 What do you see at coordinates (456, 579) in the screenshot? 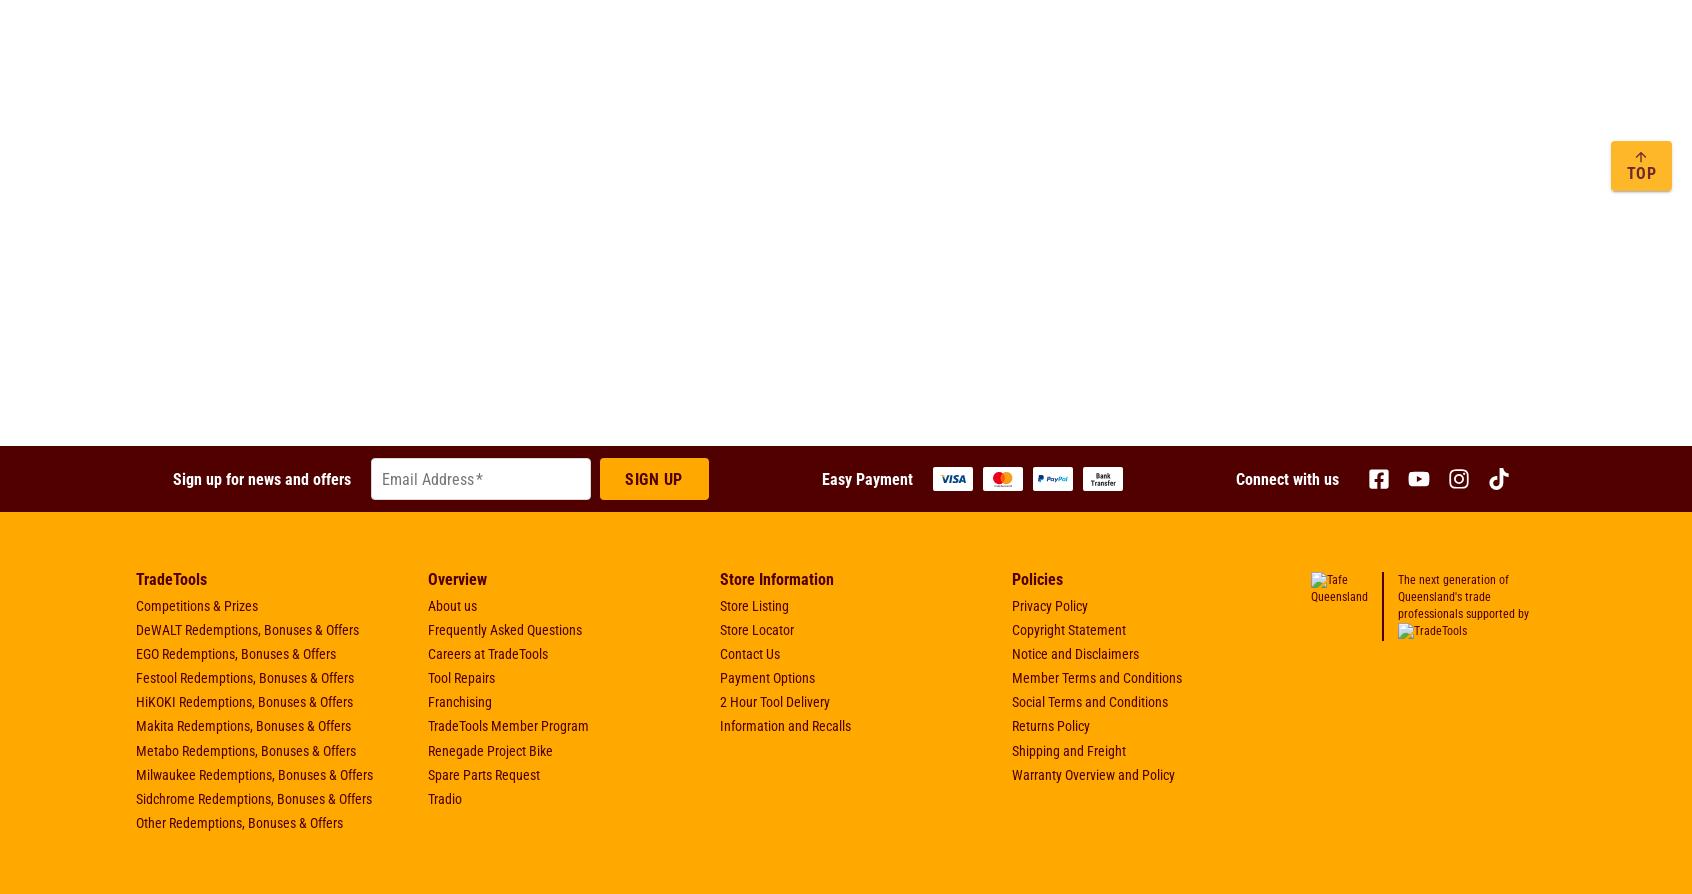
I see `'Overview'` at bounding box center [456, 579].